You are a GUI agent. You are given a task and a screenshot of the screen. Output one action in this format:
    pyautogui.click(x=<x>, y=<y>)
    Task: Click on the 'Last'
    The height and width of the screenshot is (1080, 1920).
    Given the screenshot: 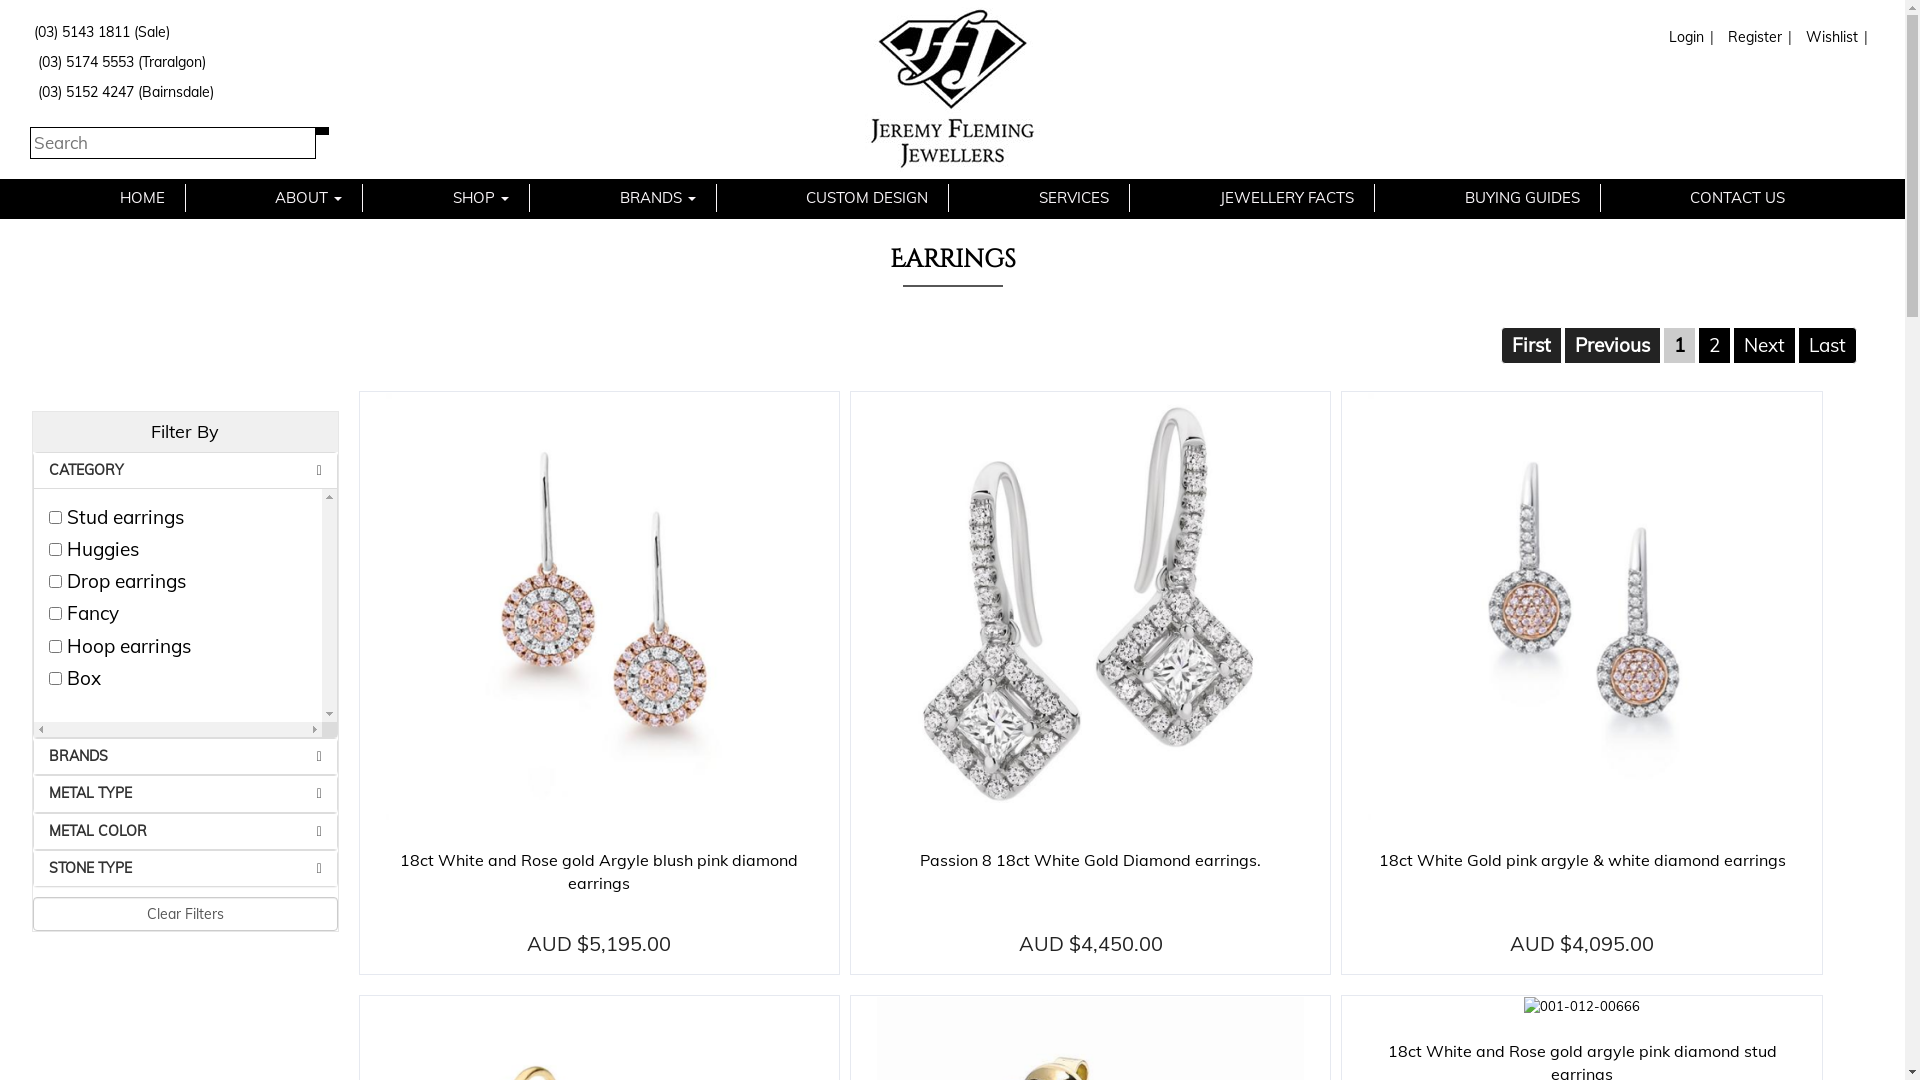 What is the action you would take?
    pyautogui.click(x=1827, y=343)
    